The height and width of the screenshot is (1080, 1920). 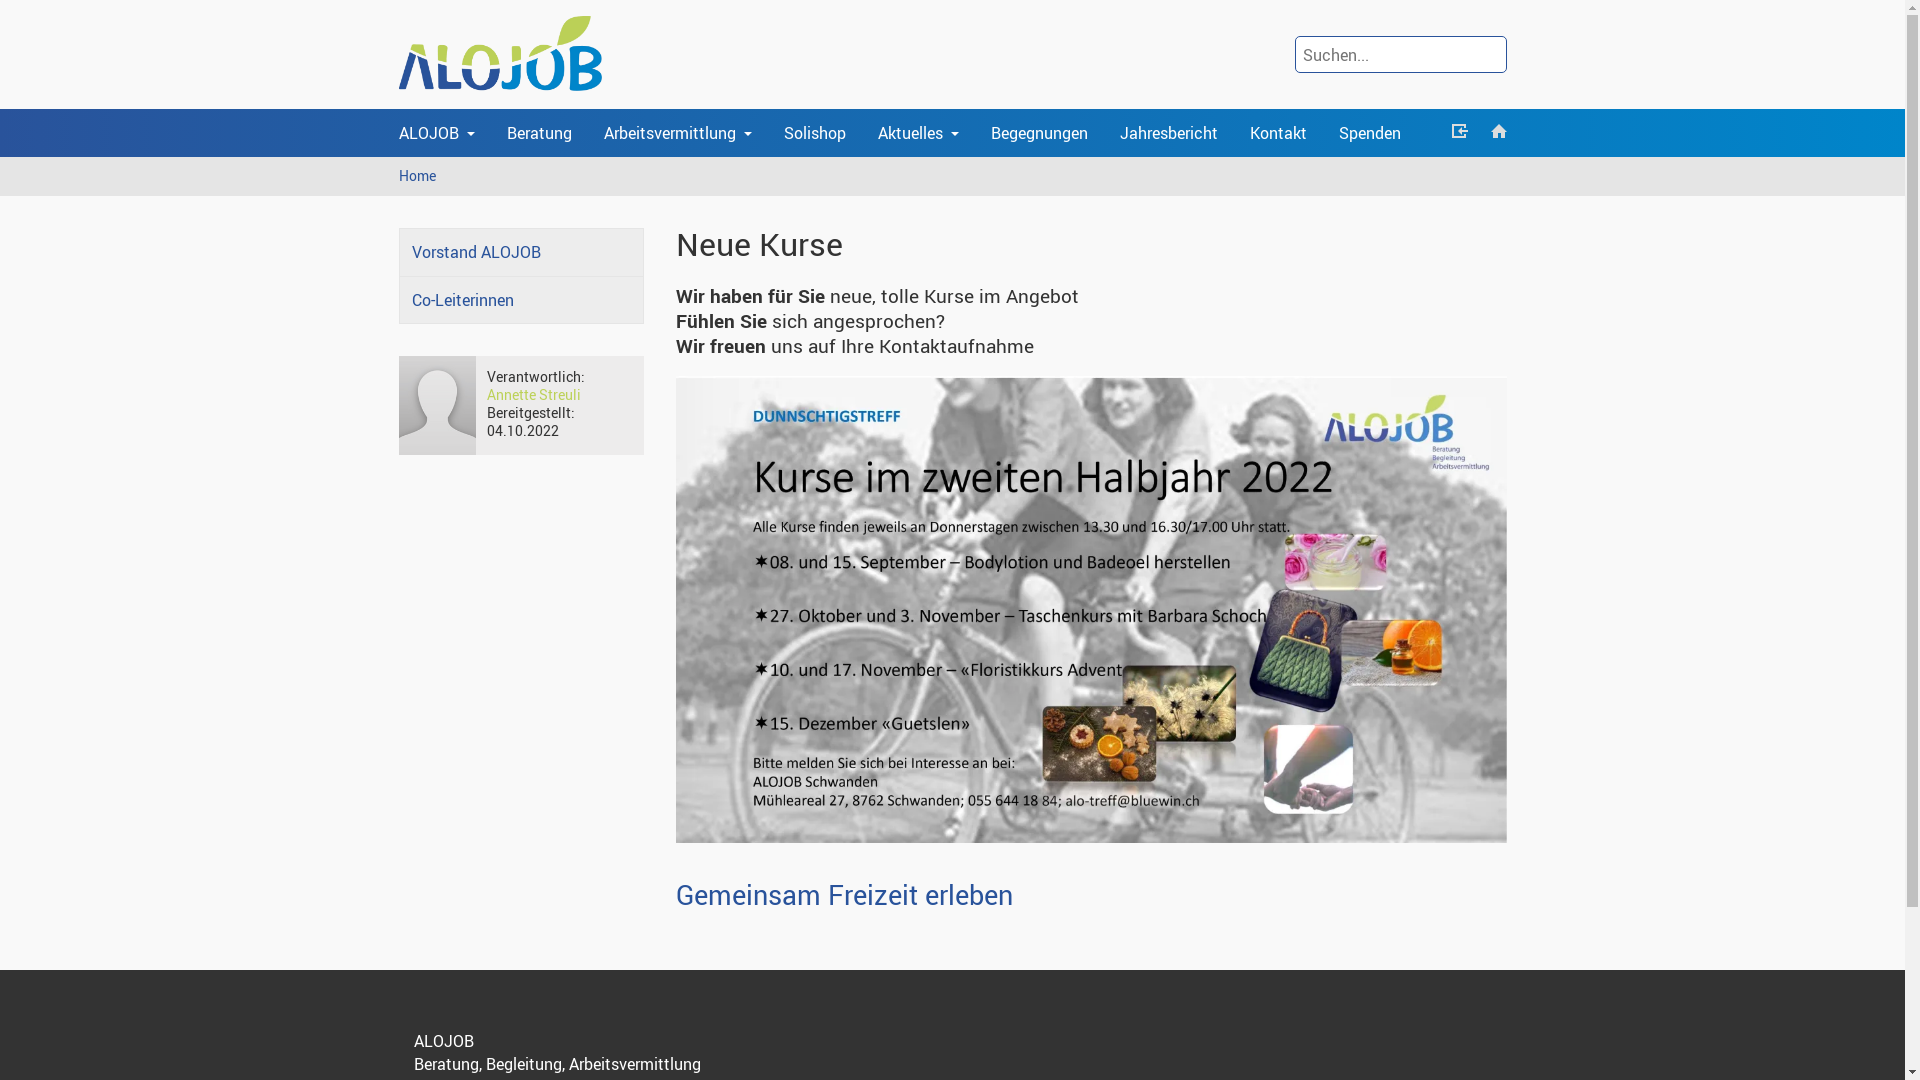 What do you see at coordinates (1038, 132) in the screenshot?
I see `'Begegnungen'` at bounding box center [1038, 132].